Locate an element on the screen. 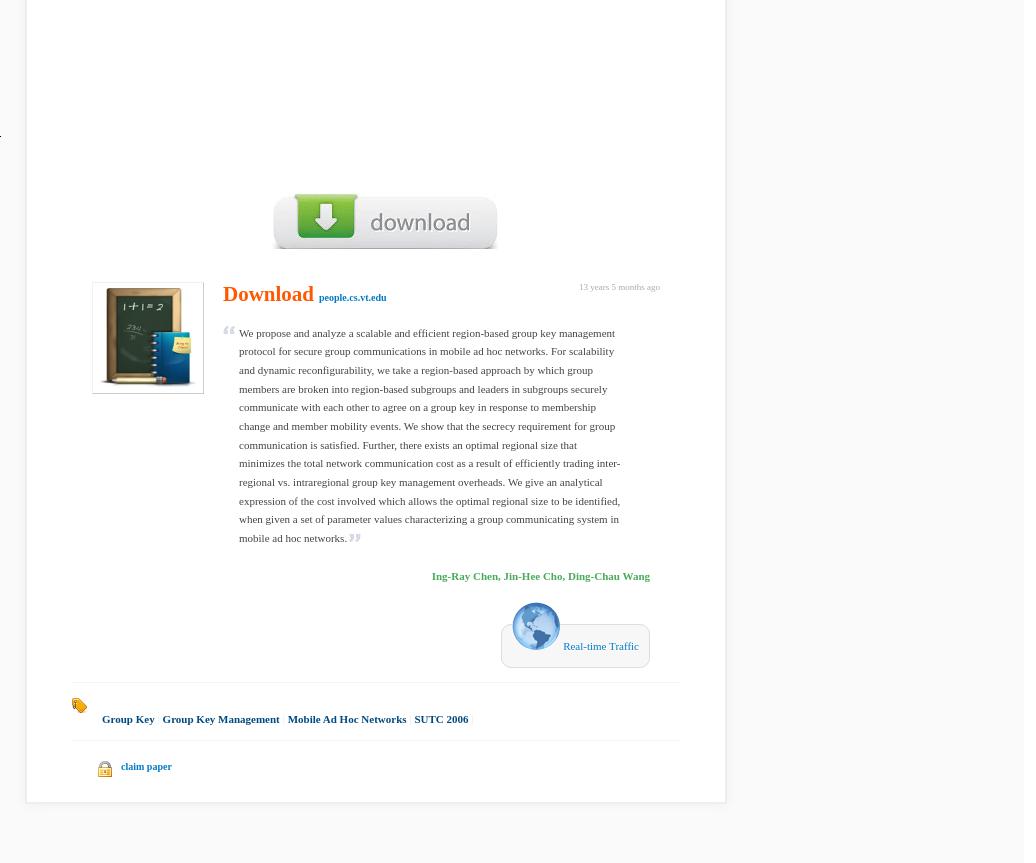 This screenshot has height=863, width=1036. 'Real-time Traffic' is located at coordinates (599, 644).